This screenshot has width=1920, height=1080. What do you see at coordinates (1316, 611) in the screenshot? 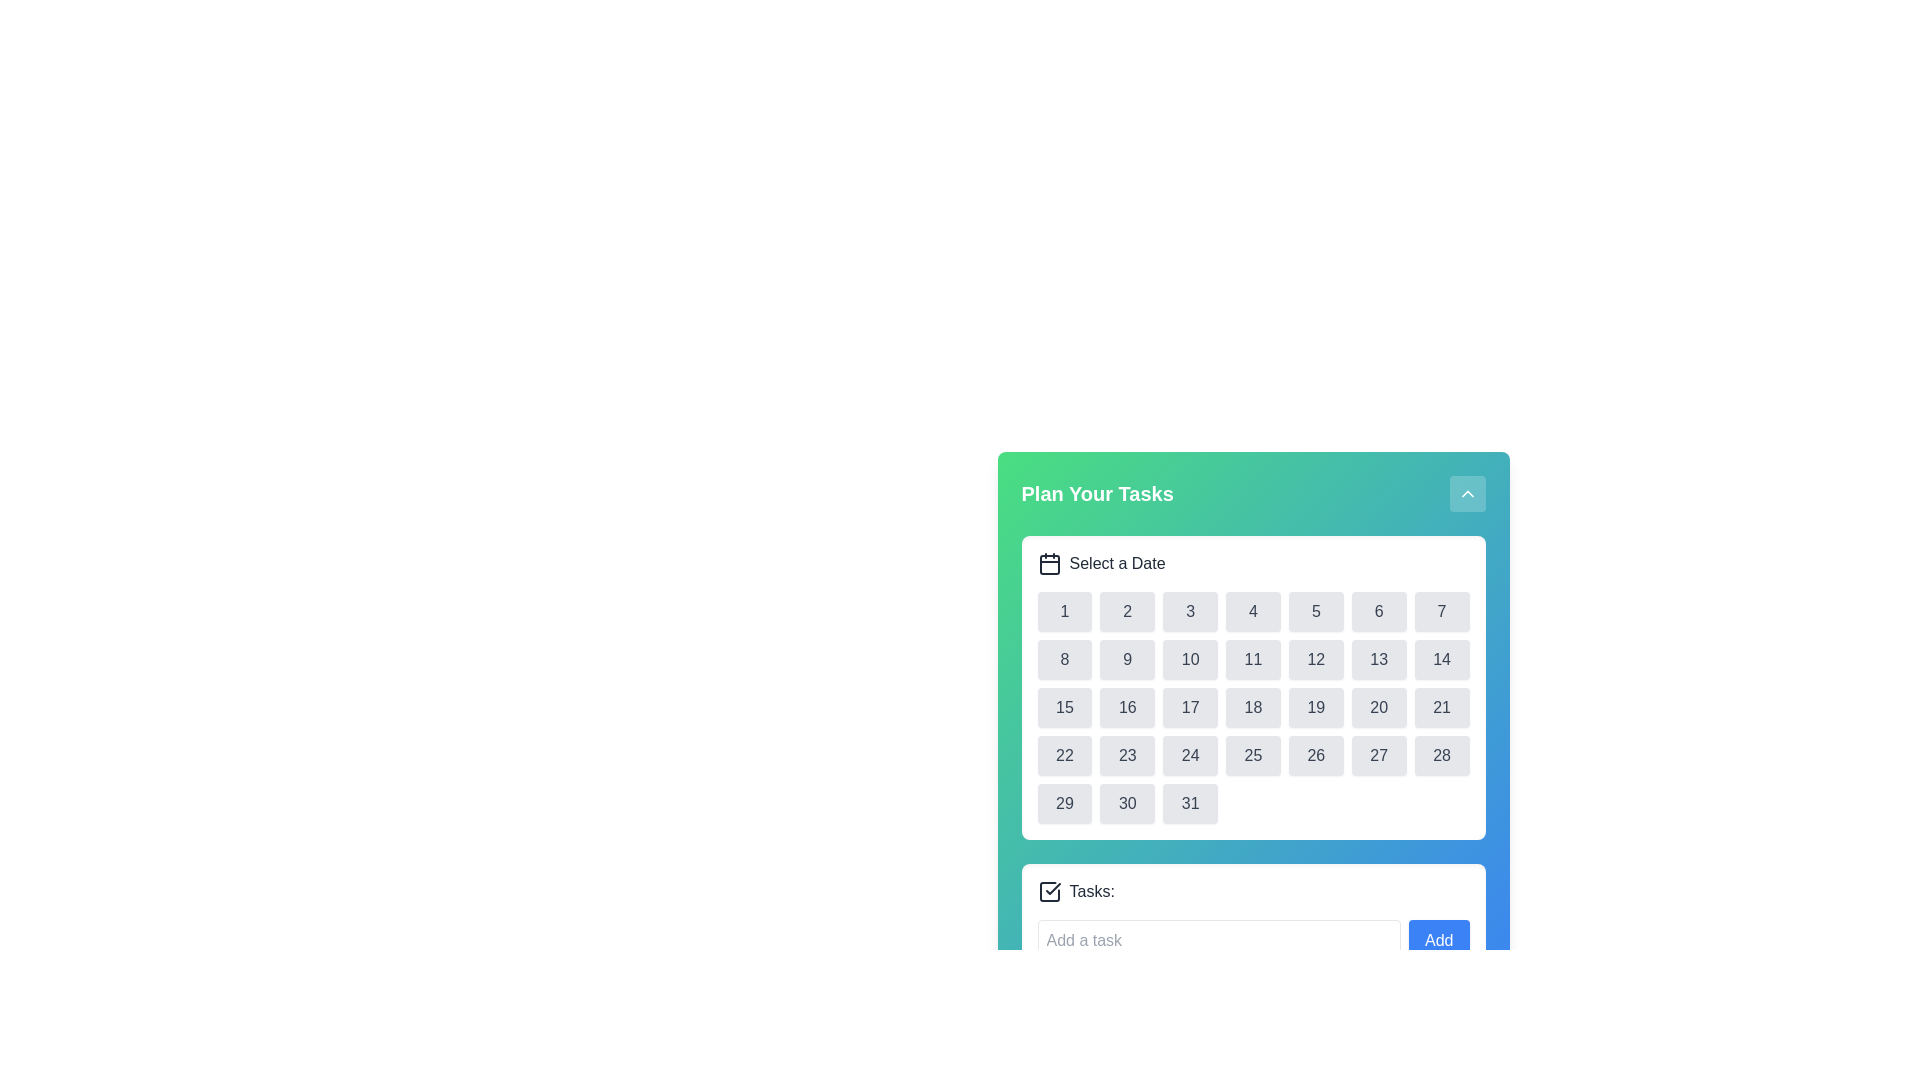
I see `the button in the calendar grid that selects the 5th day of the month for further actions in the 'Plan Your Tasks' application` at bounding box center [1316, 611].